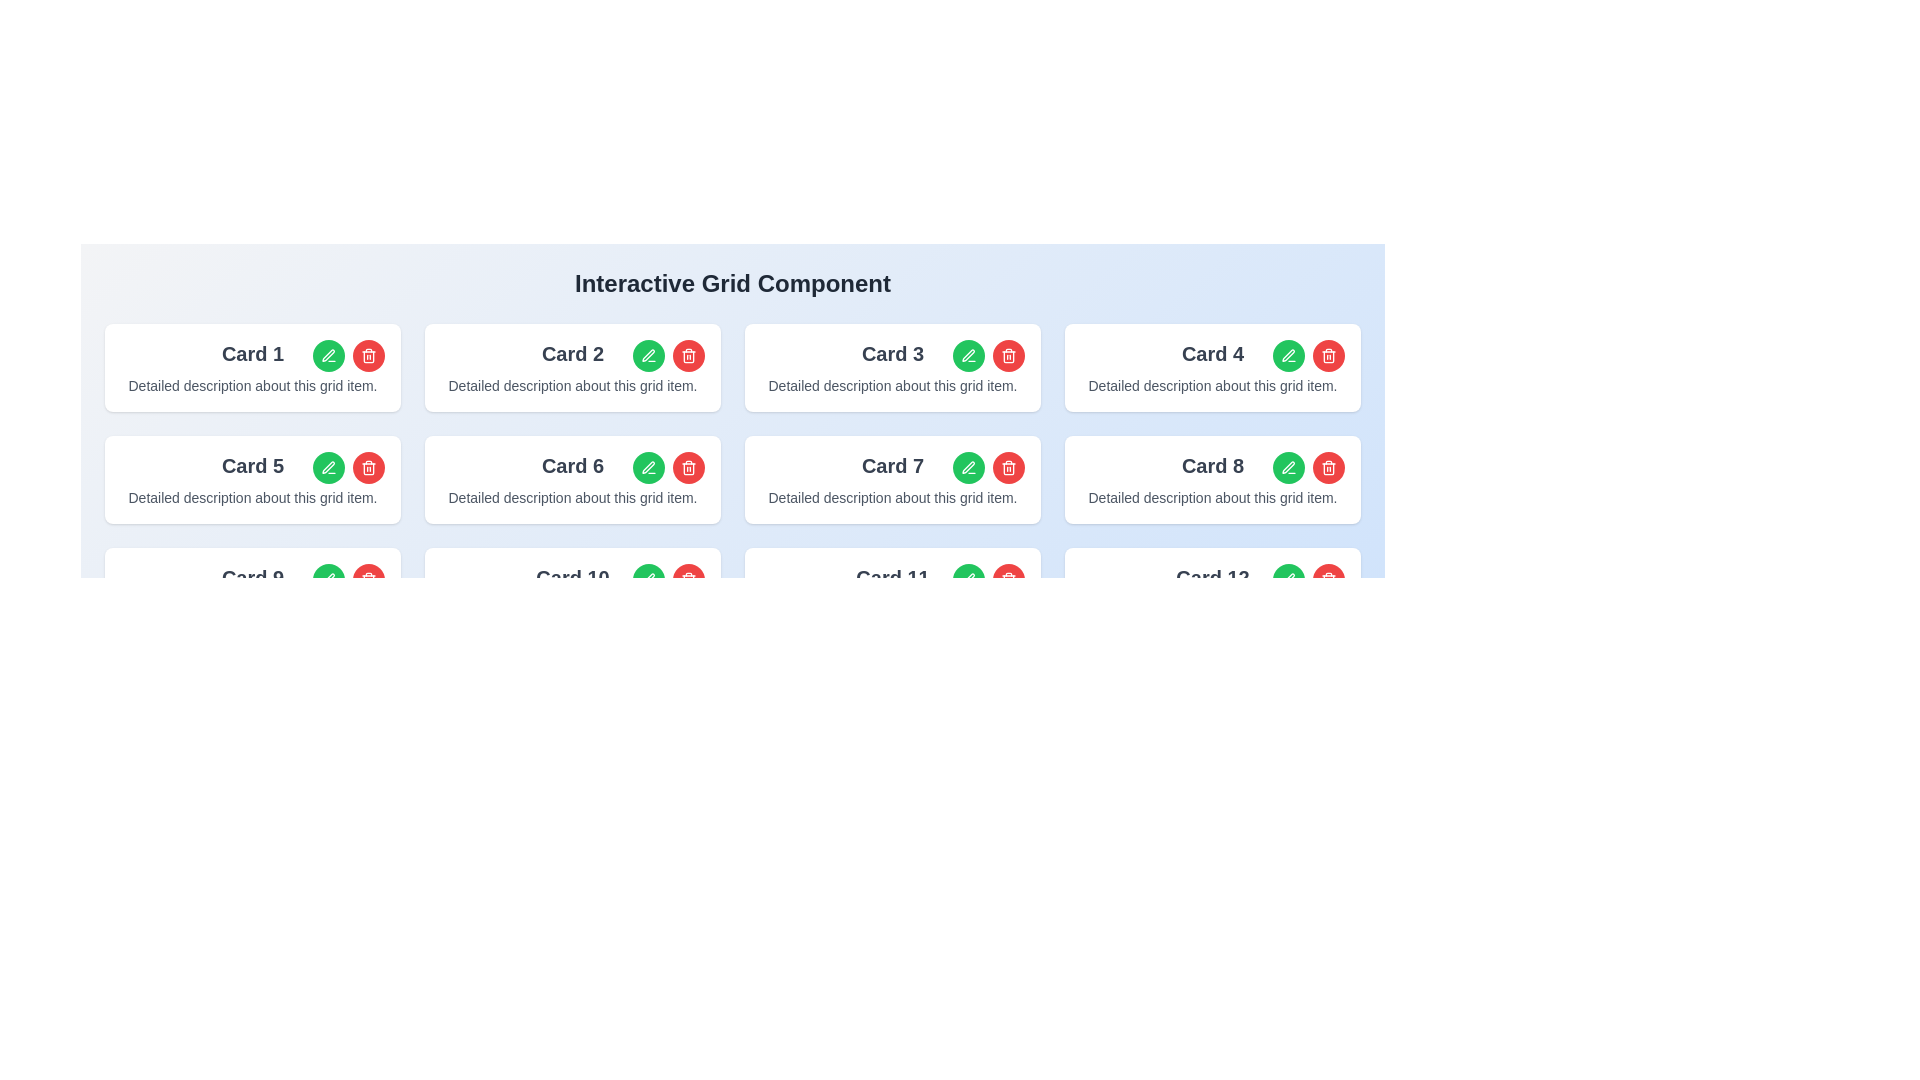  Describe the element at coordinates (329, 354) in the screenshot. I see `the circular green button with a white pen icon` at that location.